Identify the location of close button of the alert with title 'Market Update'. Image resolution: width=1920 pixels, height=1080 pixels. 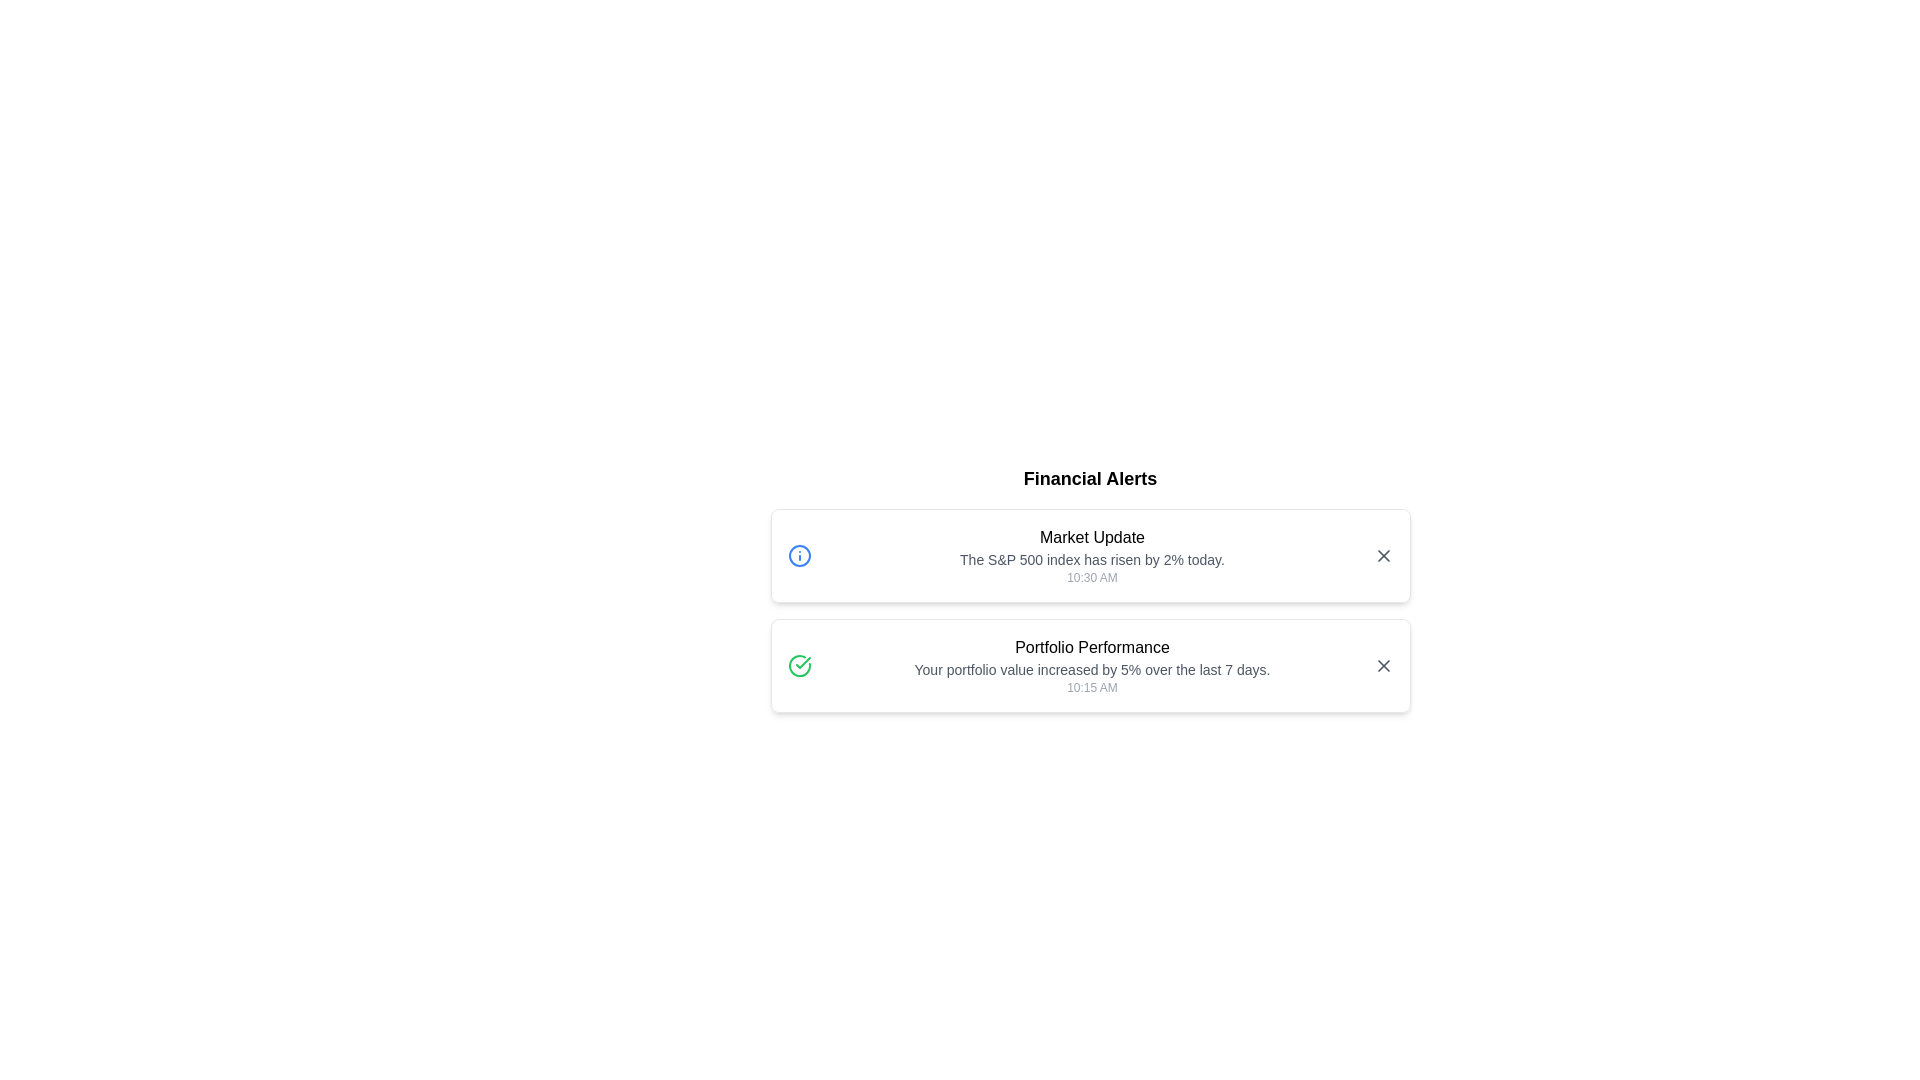
(1382, 555).